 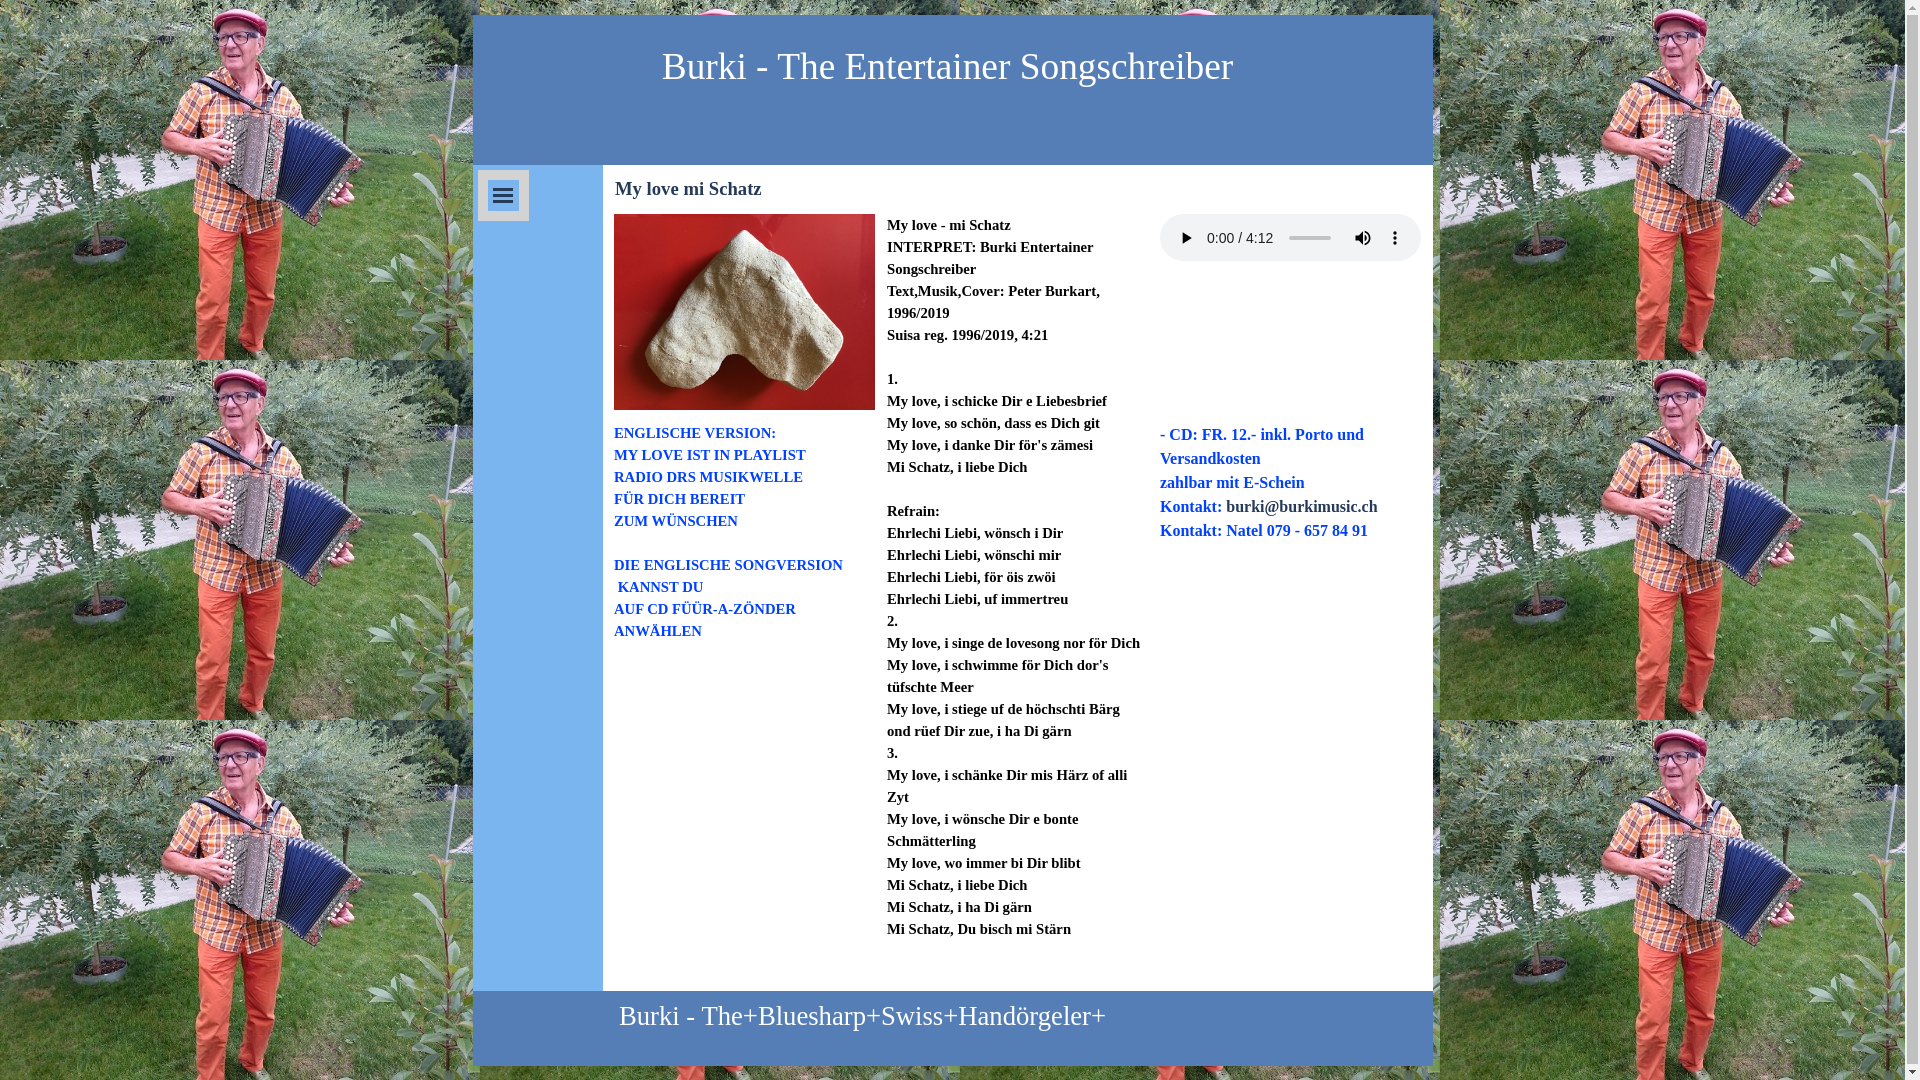 I want to click on 'burki@burkimusic.ch', so click(x=1301, y=505).